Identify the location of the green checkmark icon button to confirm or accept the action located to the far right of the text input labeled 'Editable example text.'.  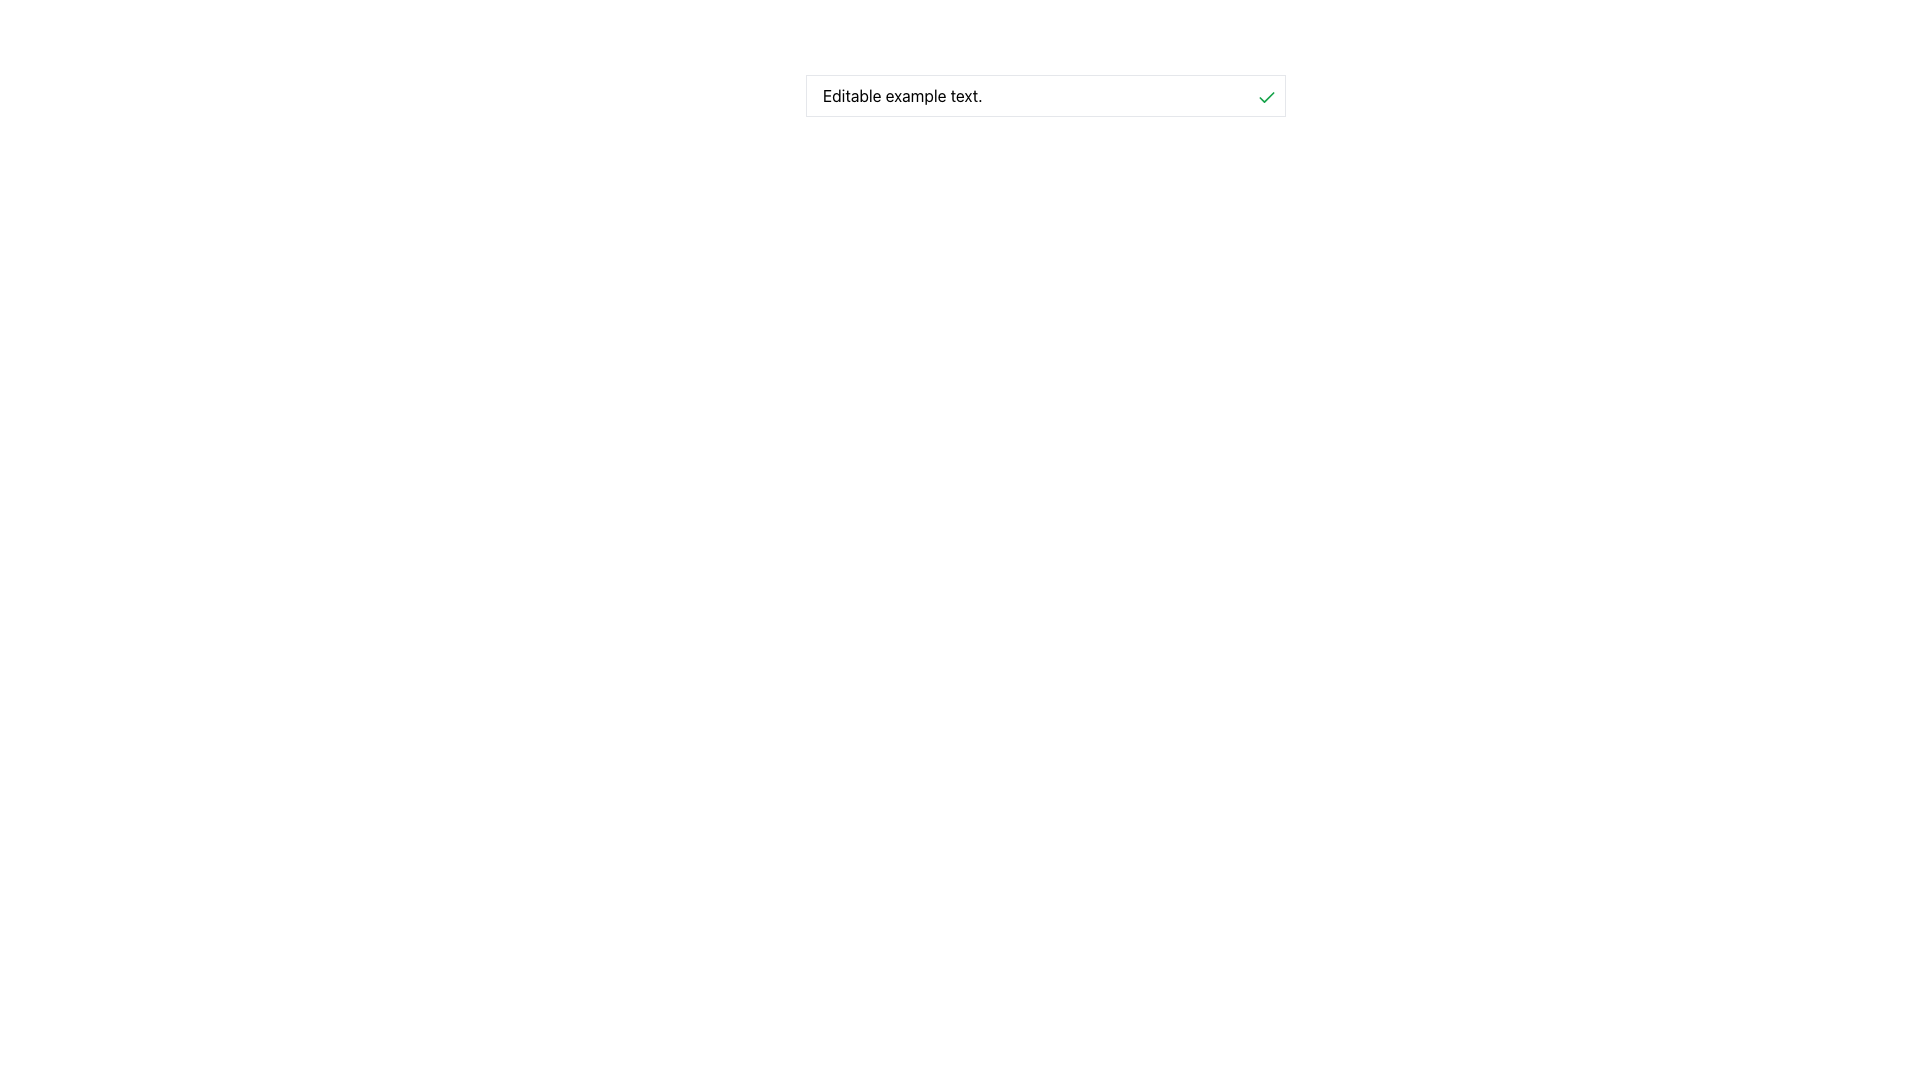
(1266, 96).